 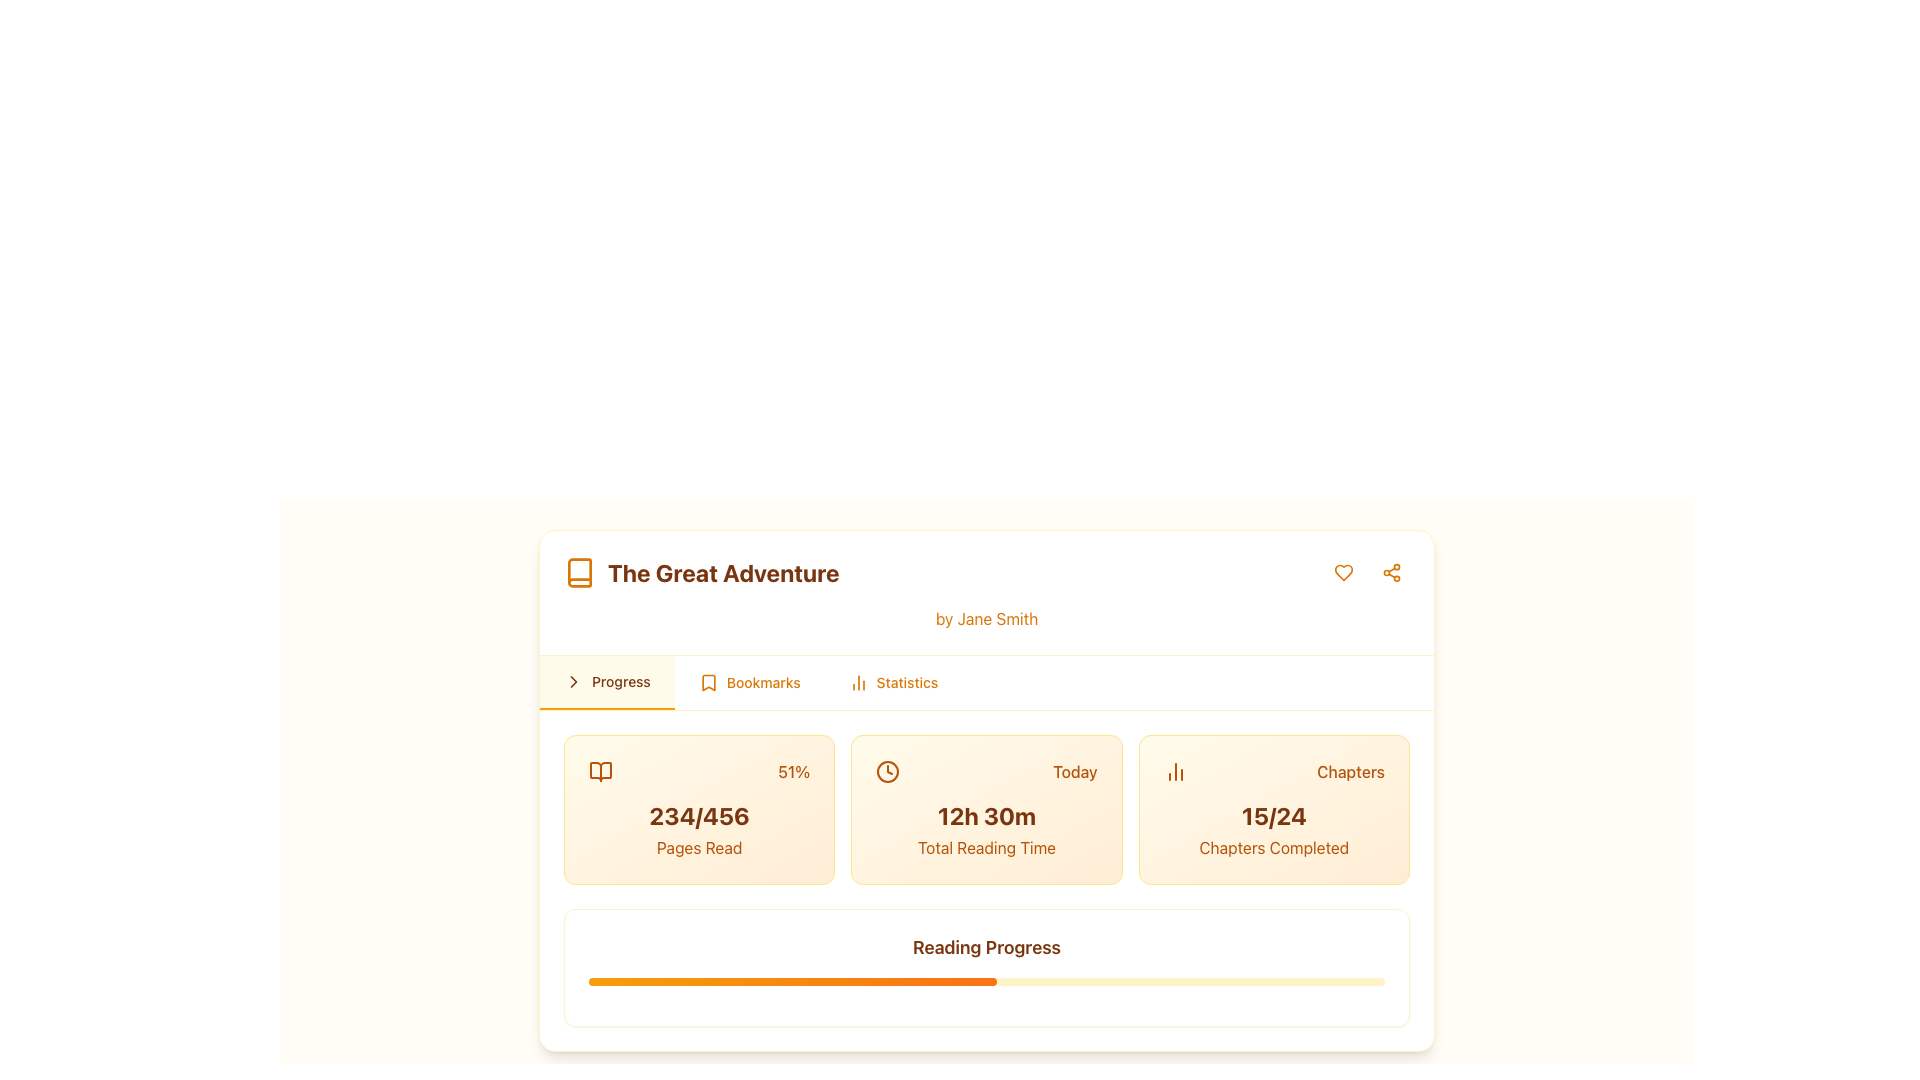 I want to click on the graphical details of the clock icon representing total reading time on the 'Today' card, located at the left side near the textual elements '12h 30m' and 'Today', so click(x=887, y=770).